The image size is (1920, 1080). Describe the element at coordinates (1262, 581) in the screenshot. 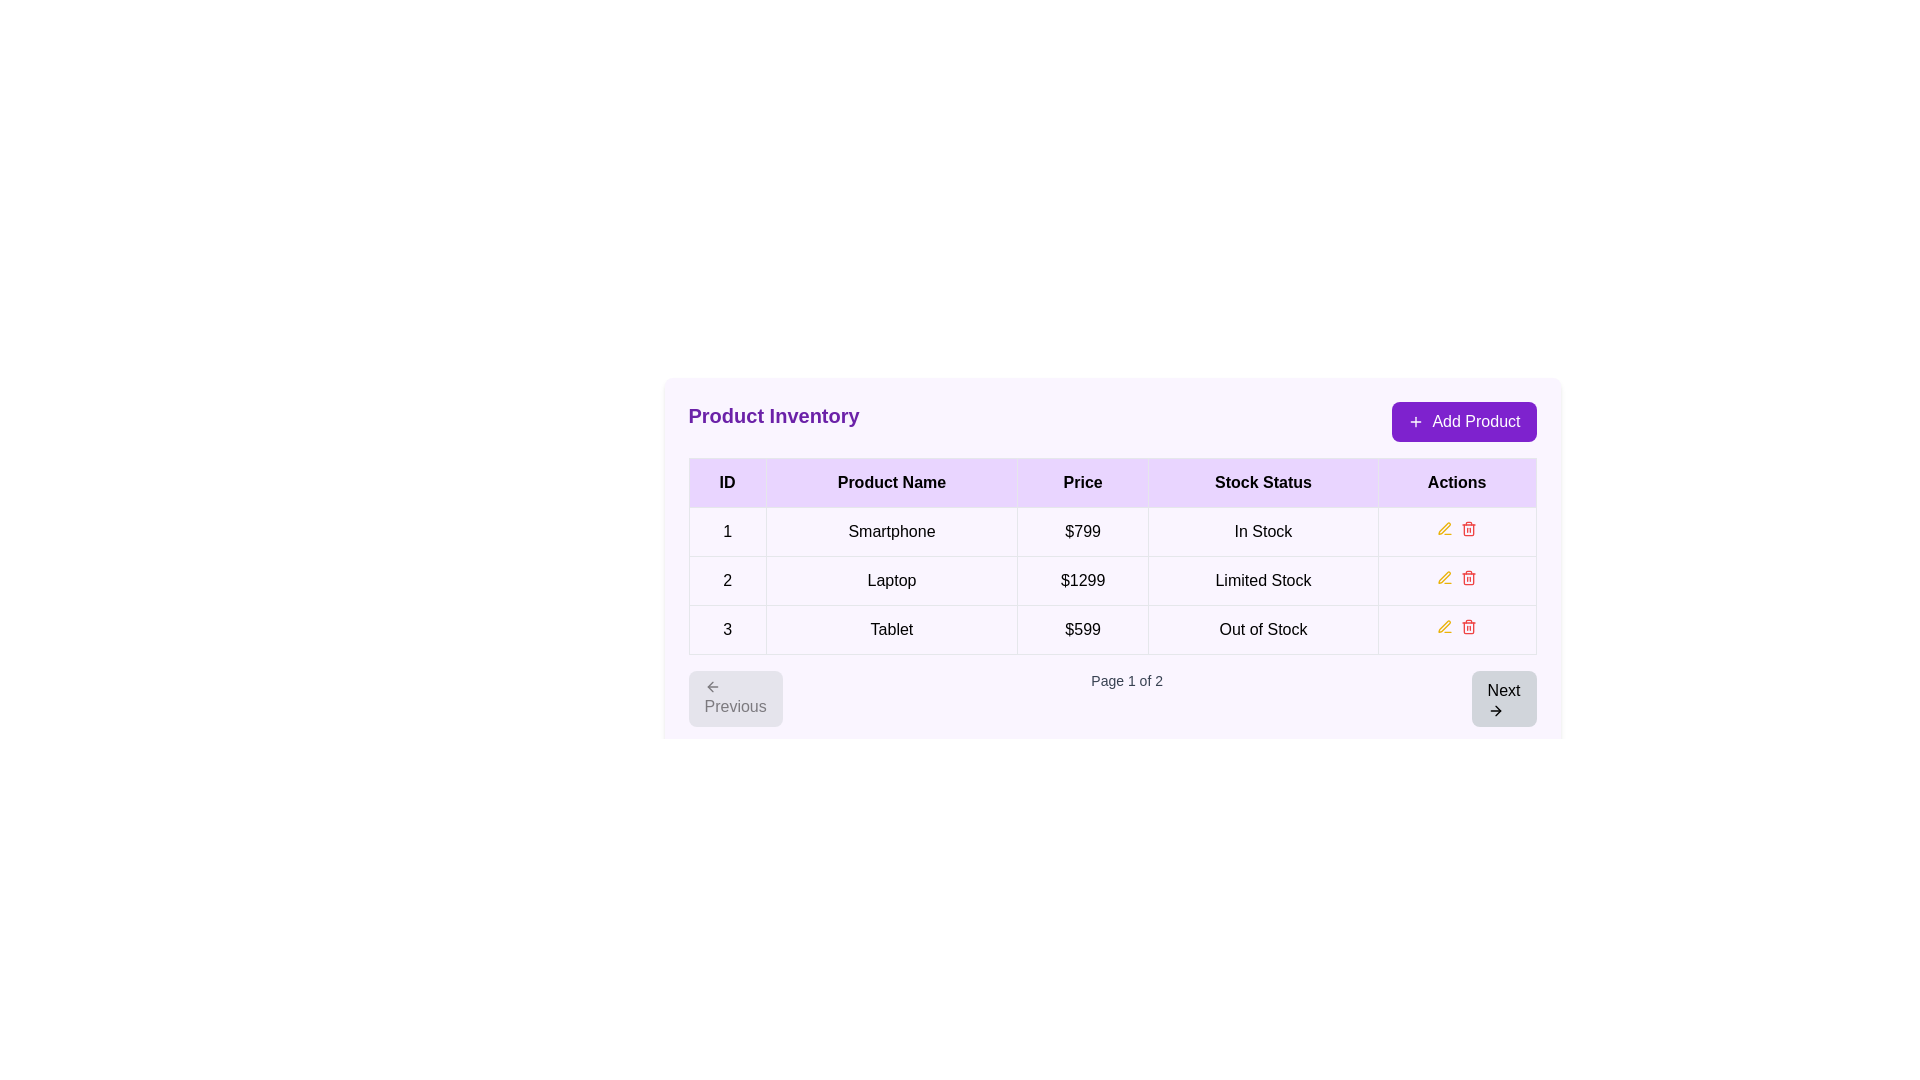

I see `the 'Limited Stock' text label located in the 'Stock Status' column of the product table` at that location.